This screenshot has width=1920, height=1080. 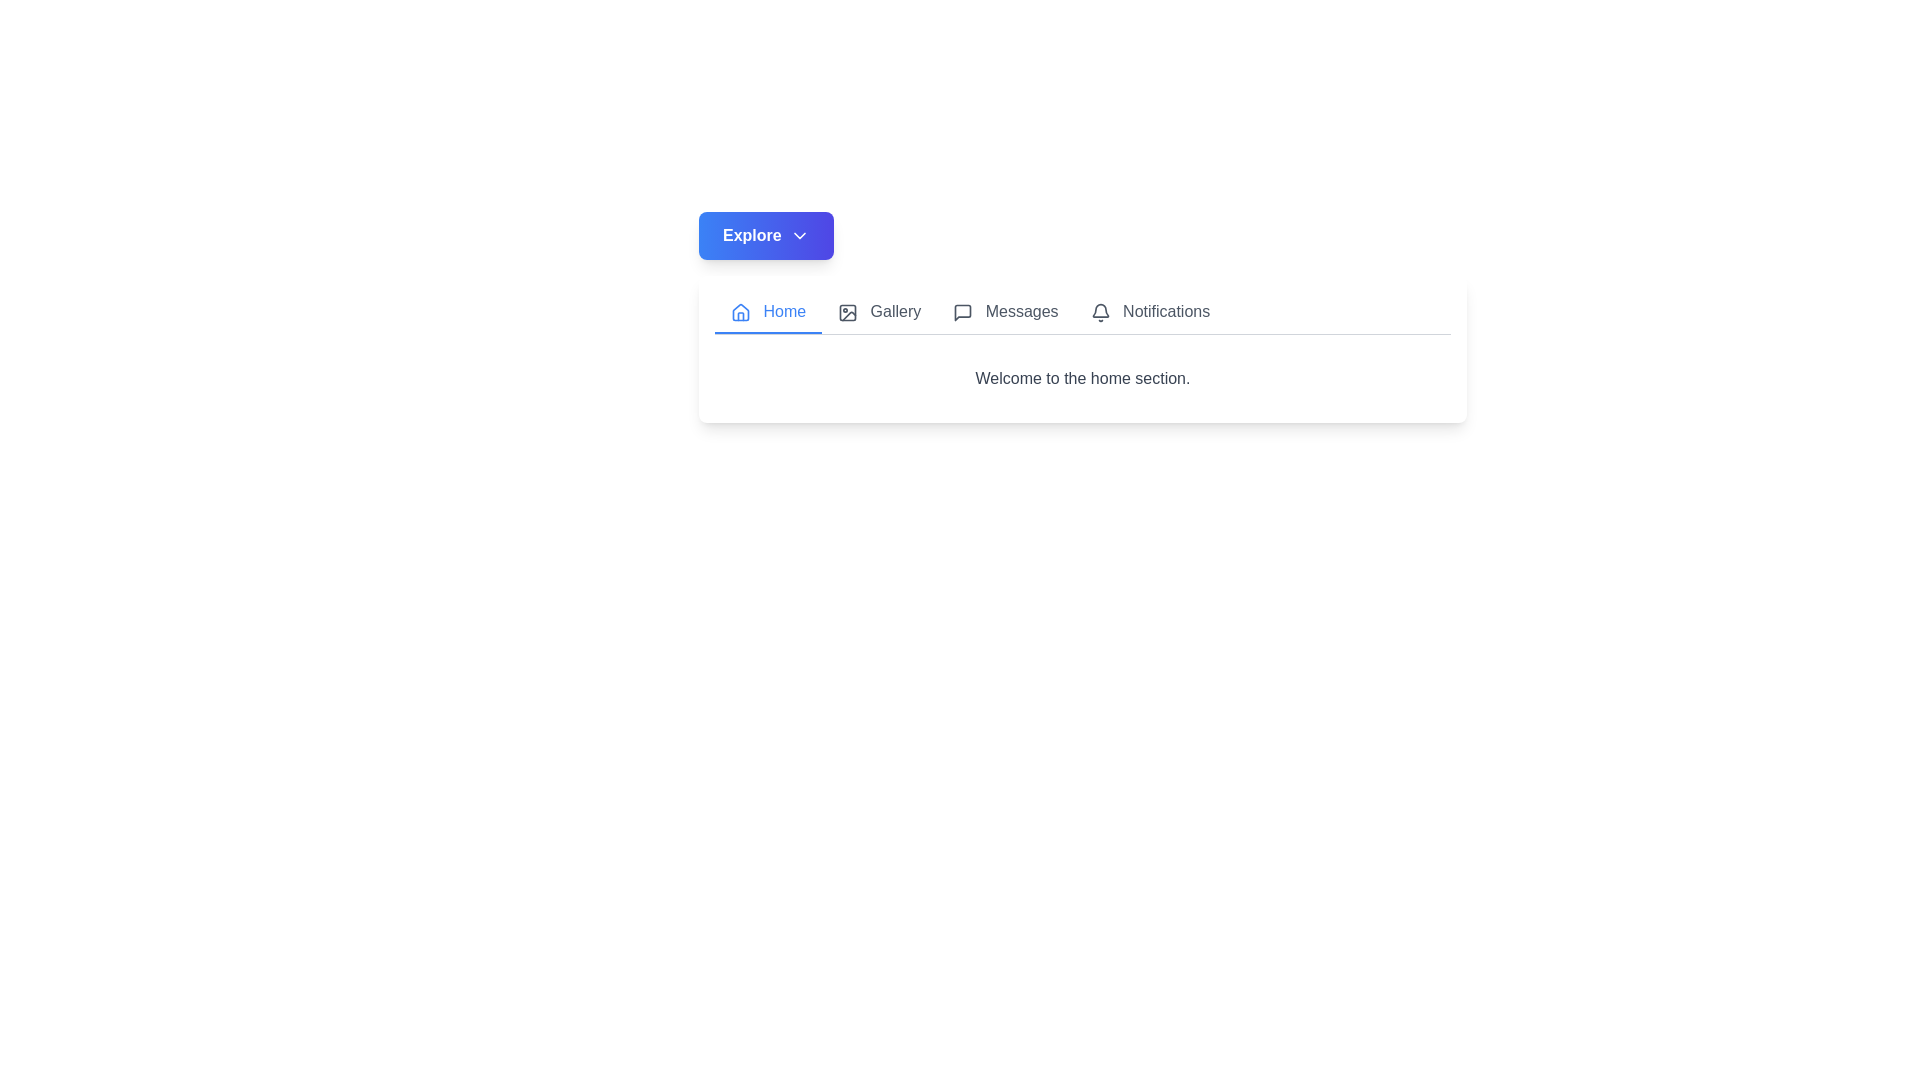 I want to click on the active and inactive sections of the Navigation bar, which includes labels for Home, Gallery, Messages, and Notifications, with distinct text colors indicating the active section, so click(x=1082, y=313).